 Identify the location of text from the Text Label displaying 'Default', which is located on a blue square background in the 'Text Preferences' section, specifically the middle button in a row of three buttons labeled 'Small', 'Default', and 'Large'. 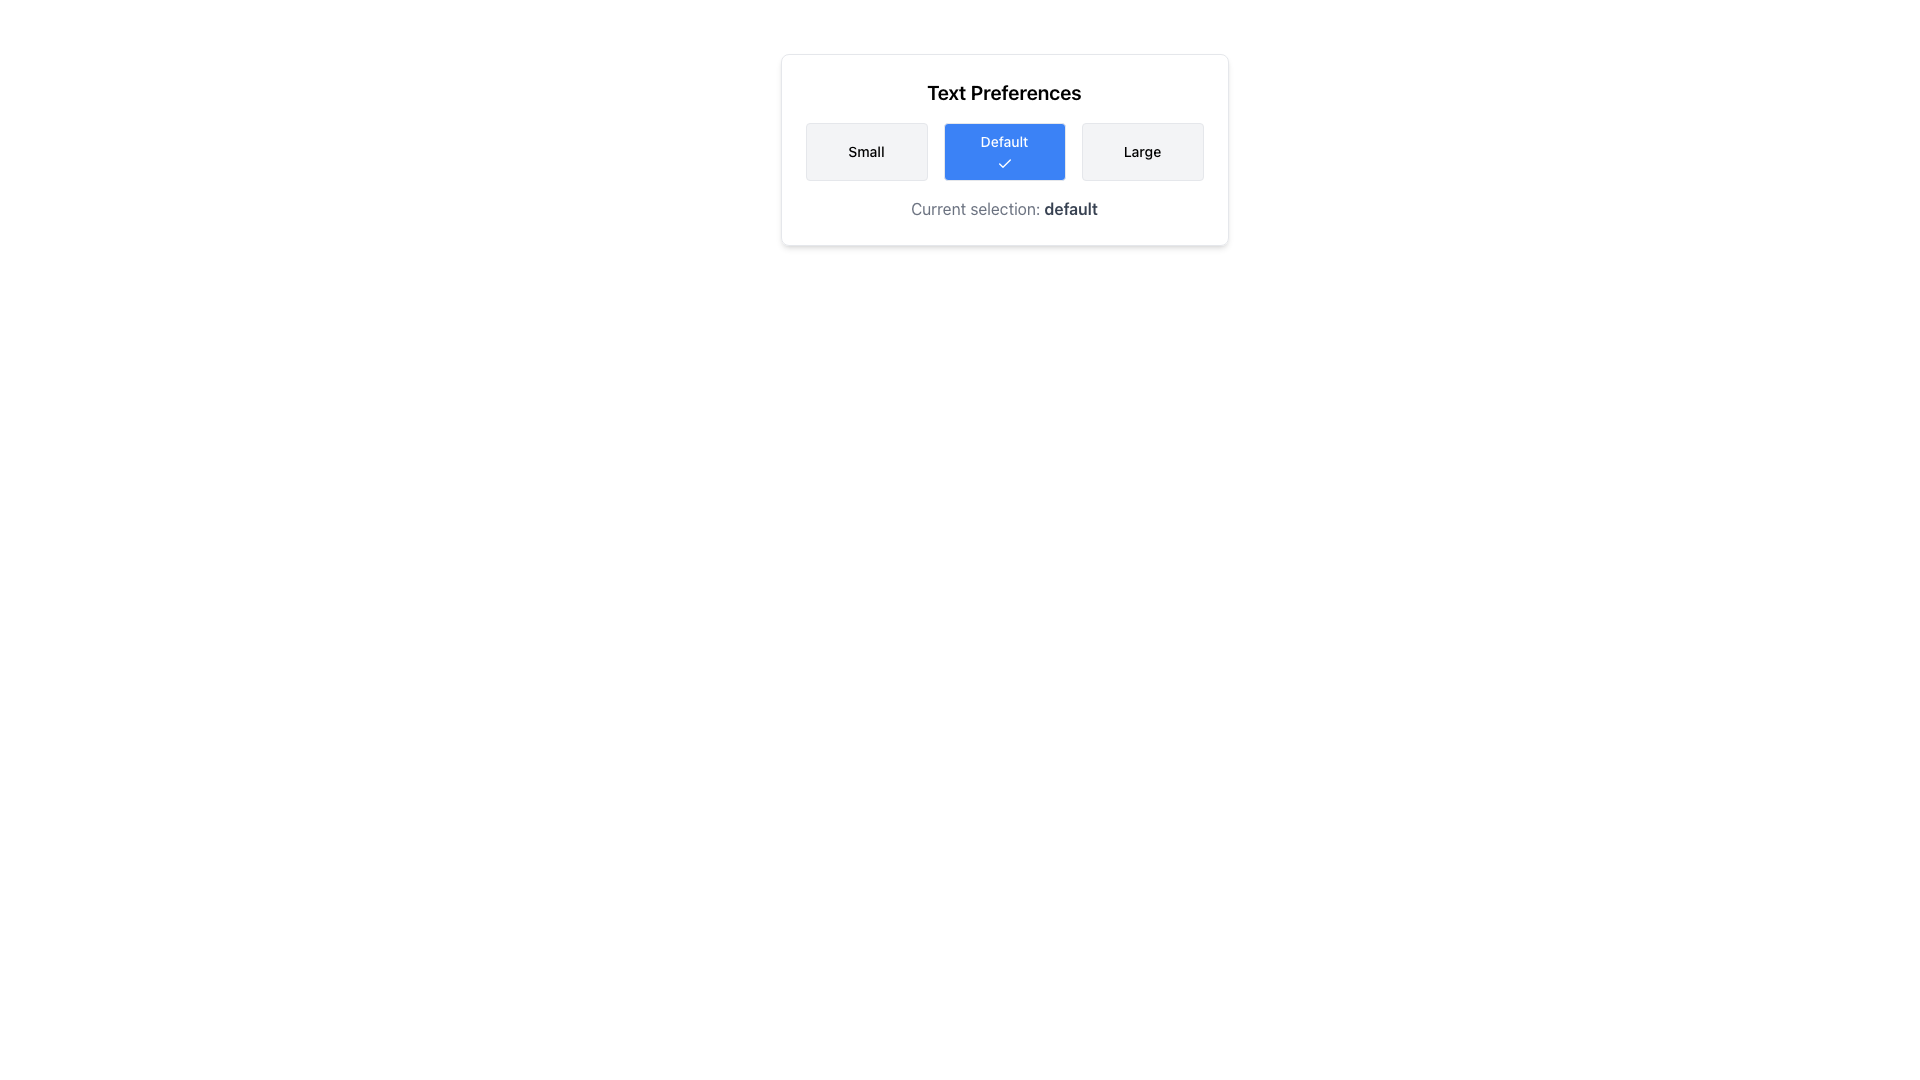
(1004, 141).